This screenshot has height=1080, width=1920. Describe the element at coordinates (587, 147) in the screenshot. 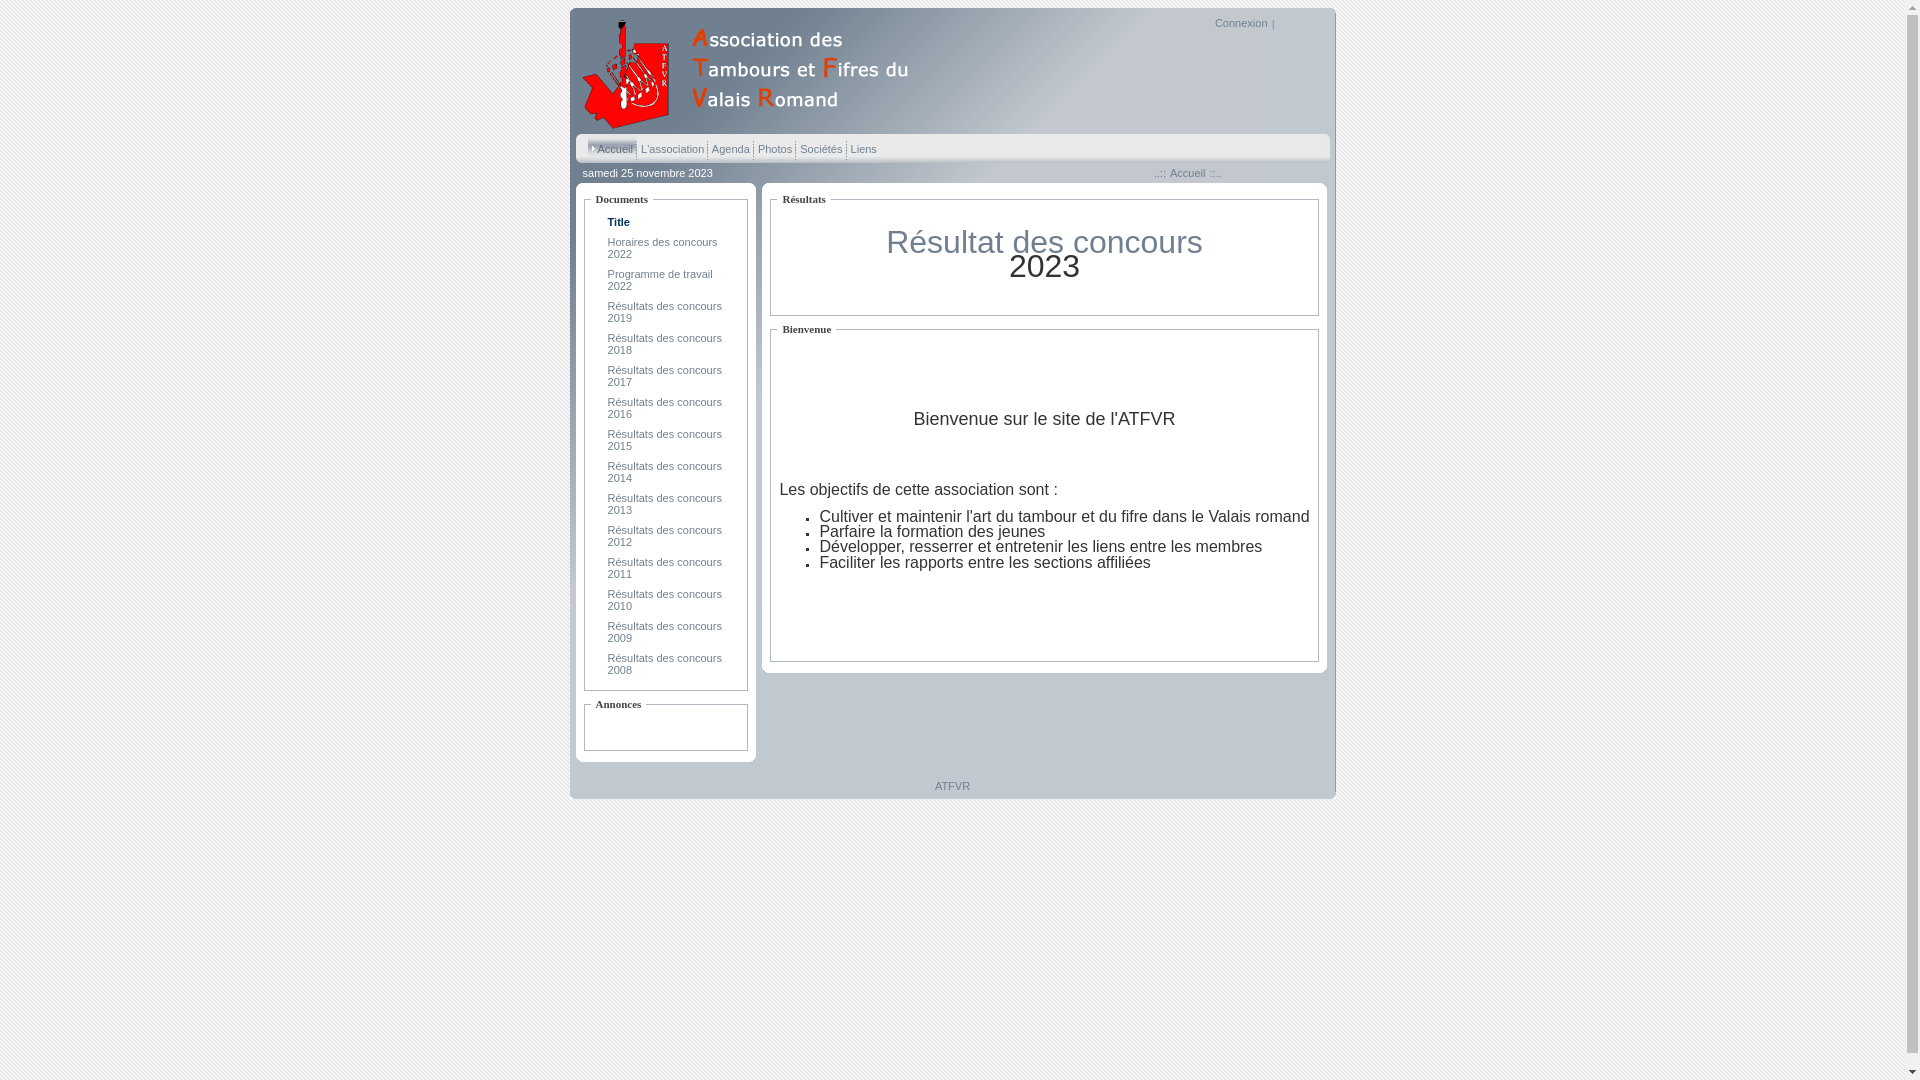

I see `'Accueil '` at that location.